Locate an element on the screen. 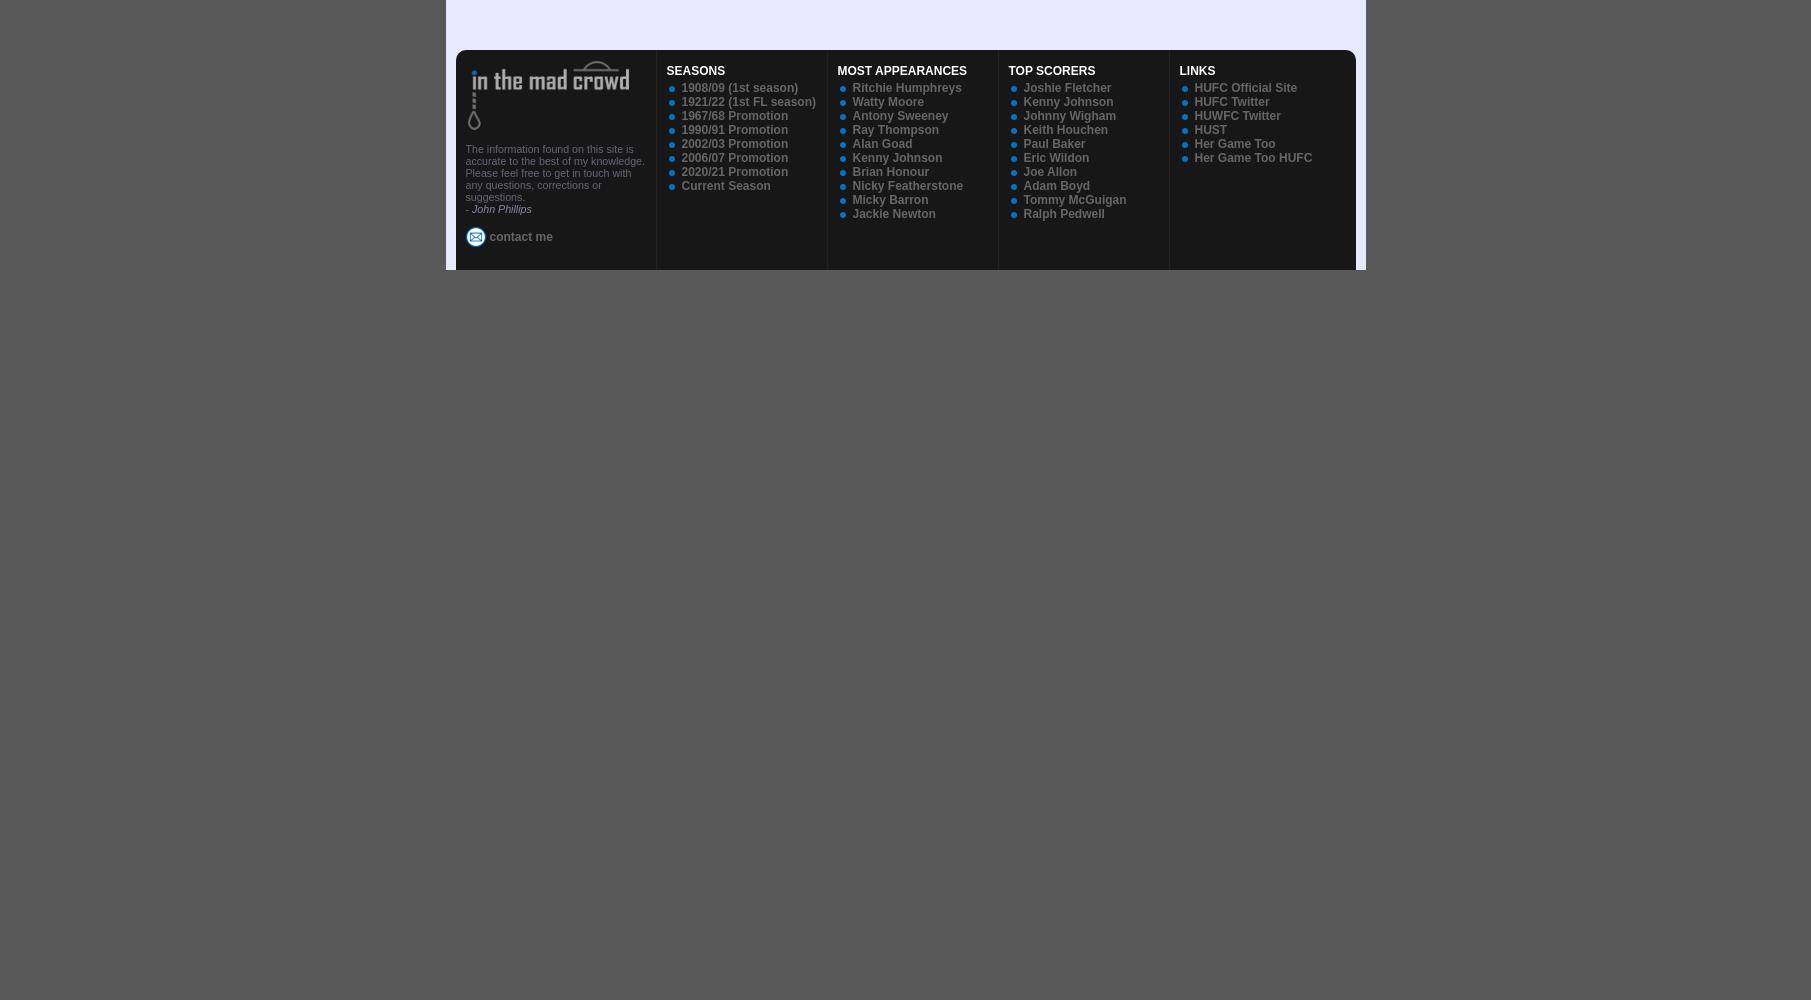  'Antony Sweeney' is located at coordinates (900, 115).